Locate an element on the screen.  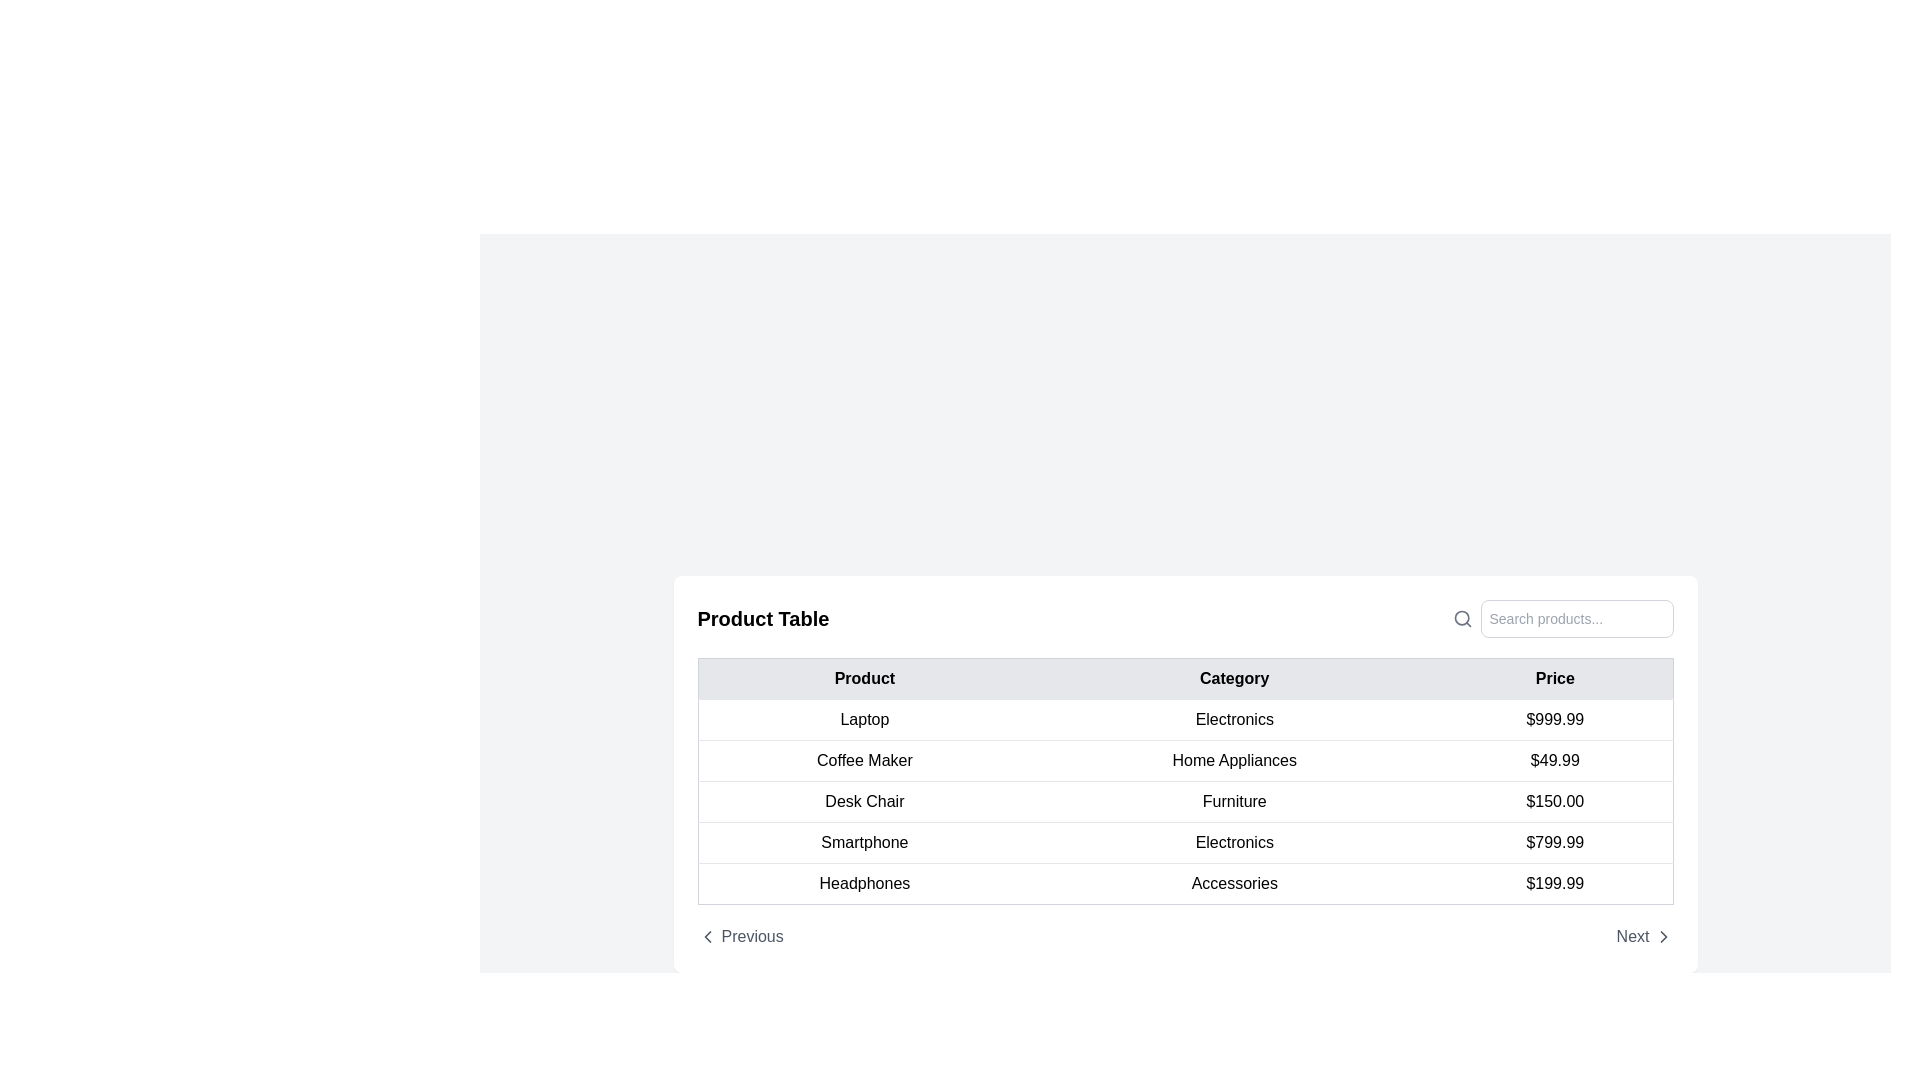
the pagination control button located at the lower-right corner of the product table to change its color is located at coordinates (1645, 936).